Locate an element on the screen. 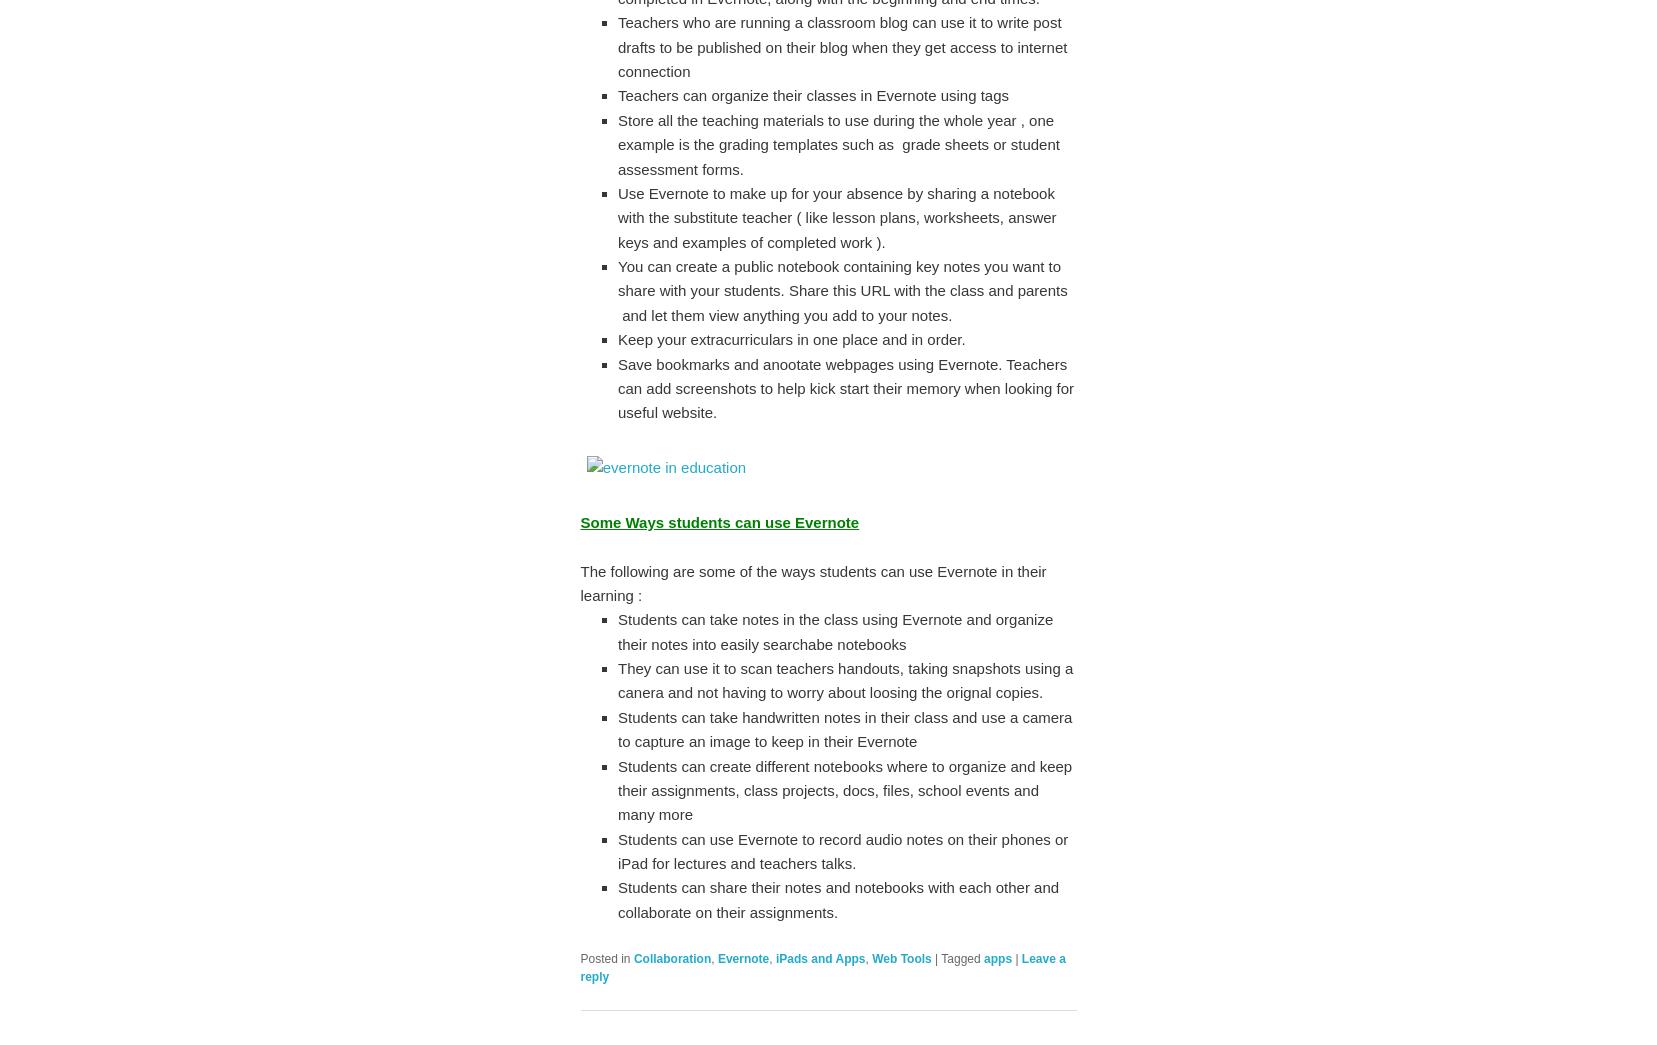 Image resolution: width=1657 pixels, height=1045 pixels. 'Collaboration' is located at coordinates (671, 956).